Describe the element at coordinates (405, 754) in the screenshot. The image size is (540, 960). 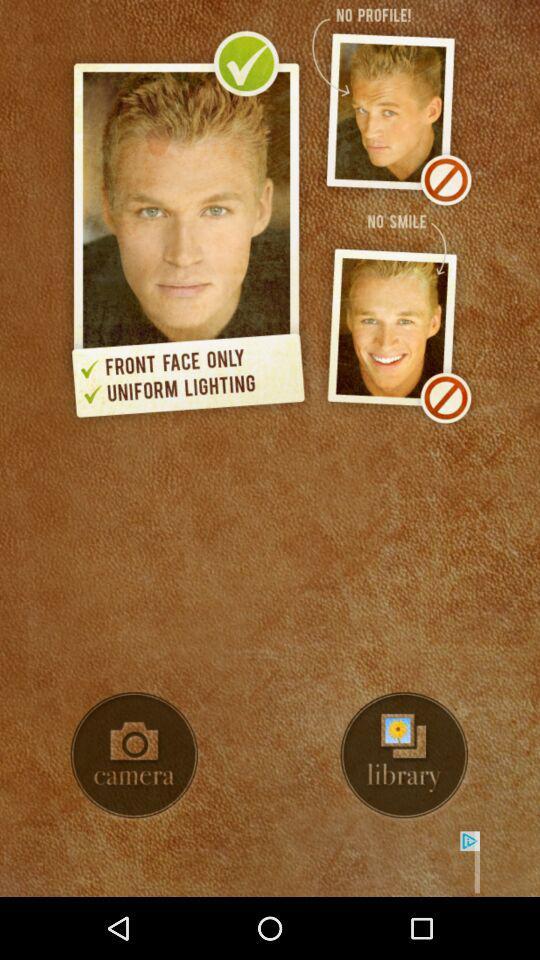
I see `look for library` at that location.